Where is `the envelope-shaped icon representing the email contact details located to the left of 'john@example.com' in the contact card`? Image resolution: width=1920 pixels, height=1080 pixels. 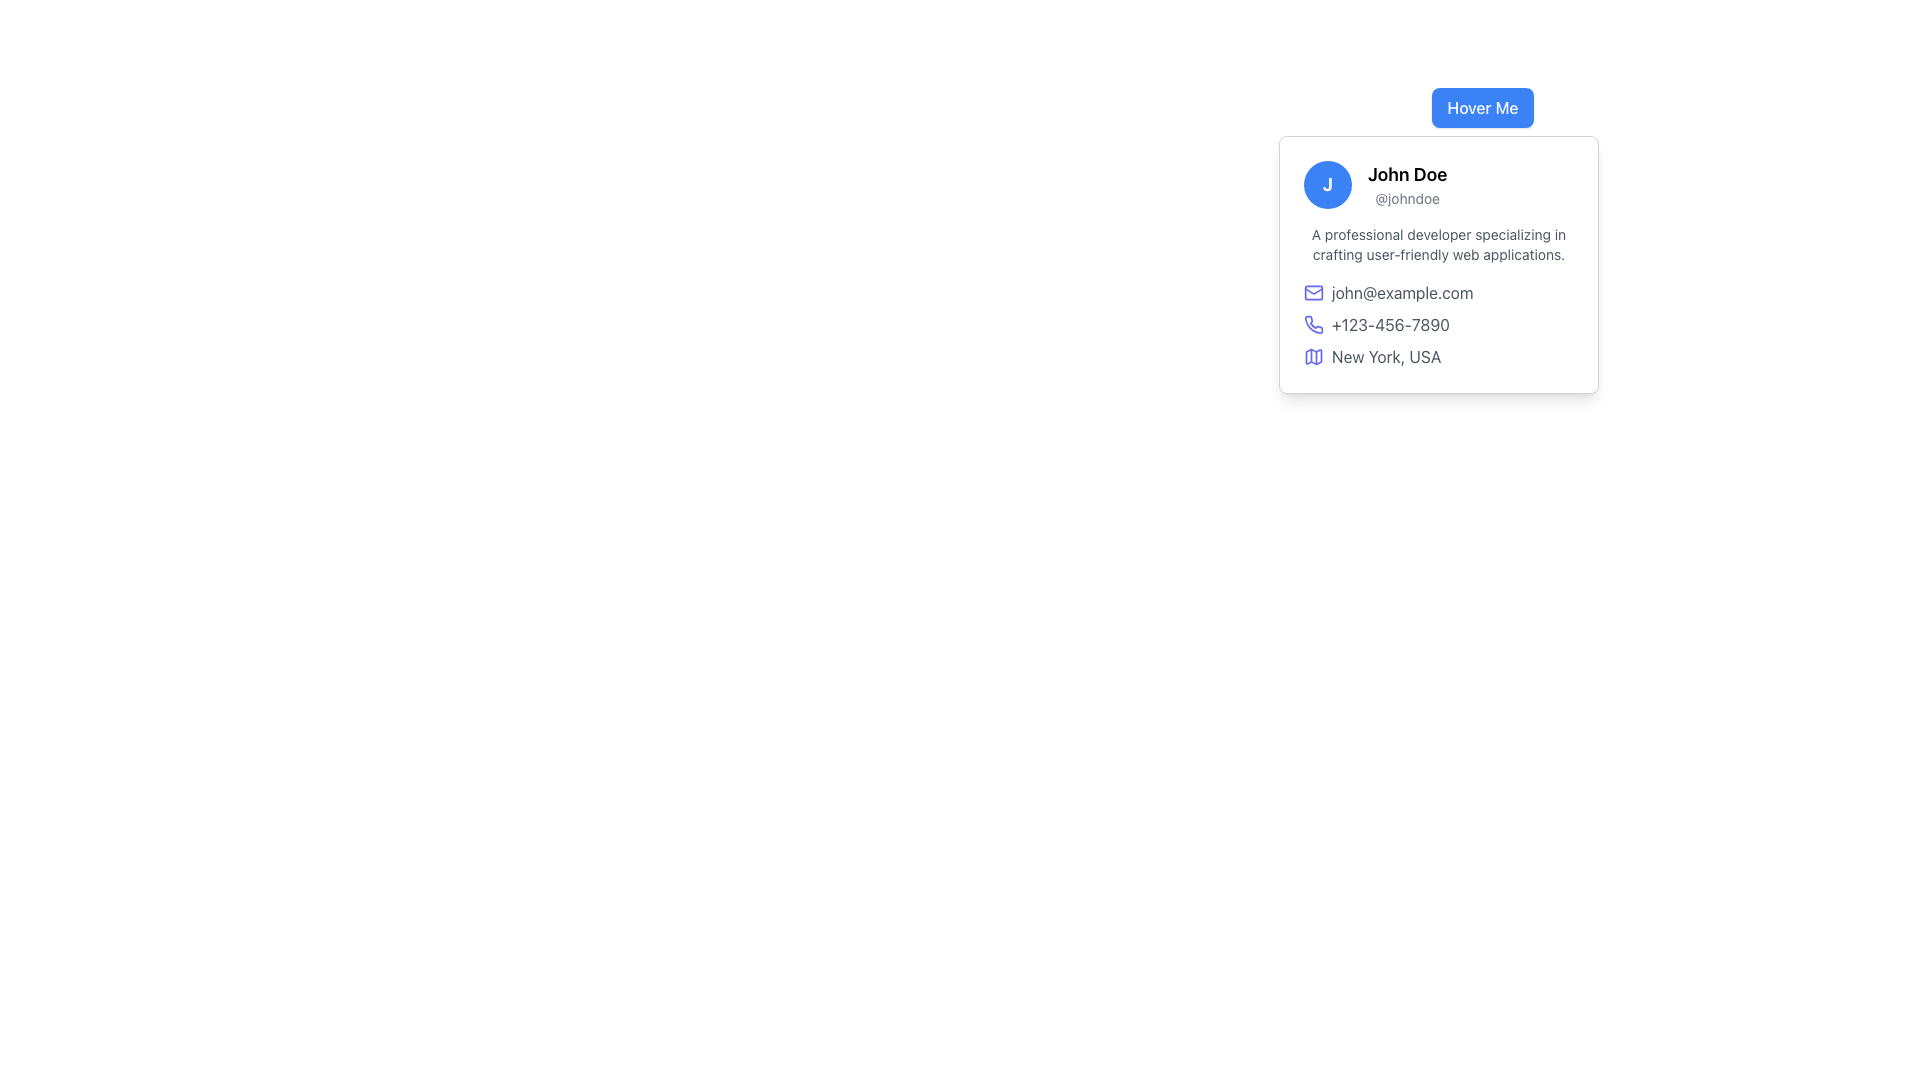
the envelope-shaped icon representing the email contact details located to the left of 'john@example.com' in the contact card is located at coordinates (1314, 293).